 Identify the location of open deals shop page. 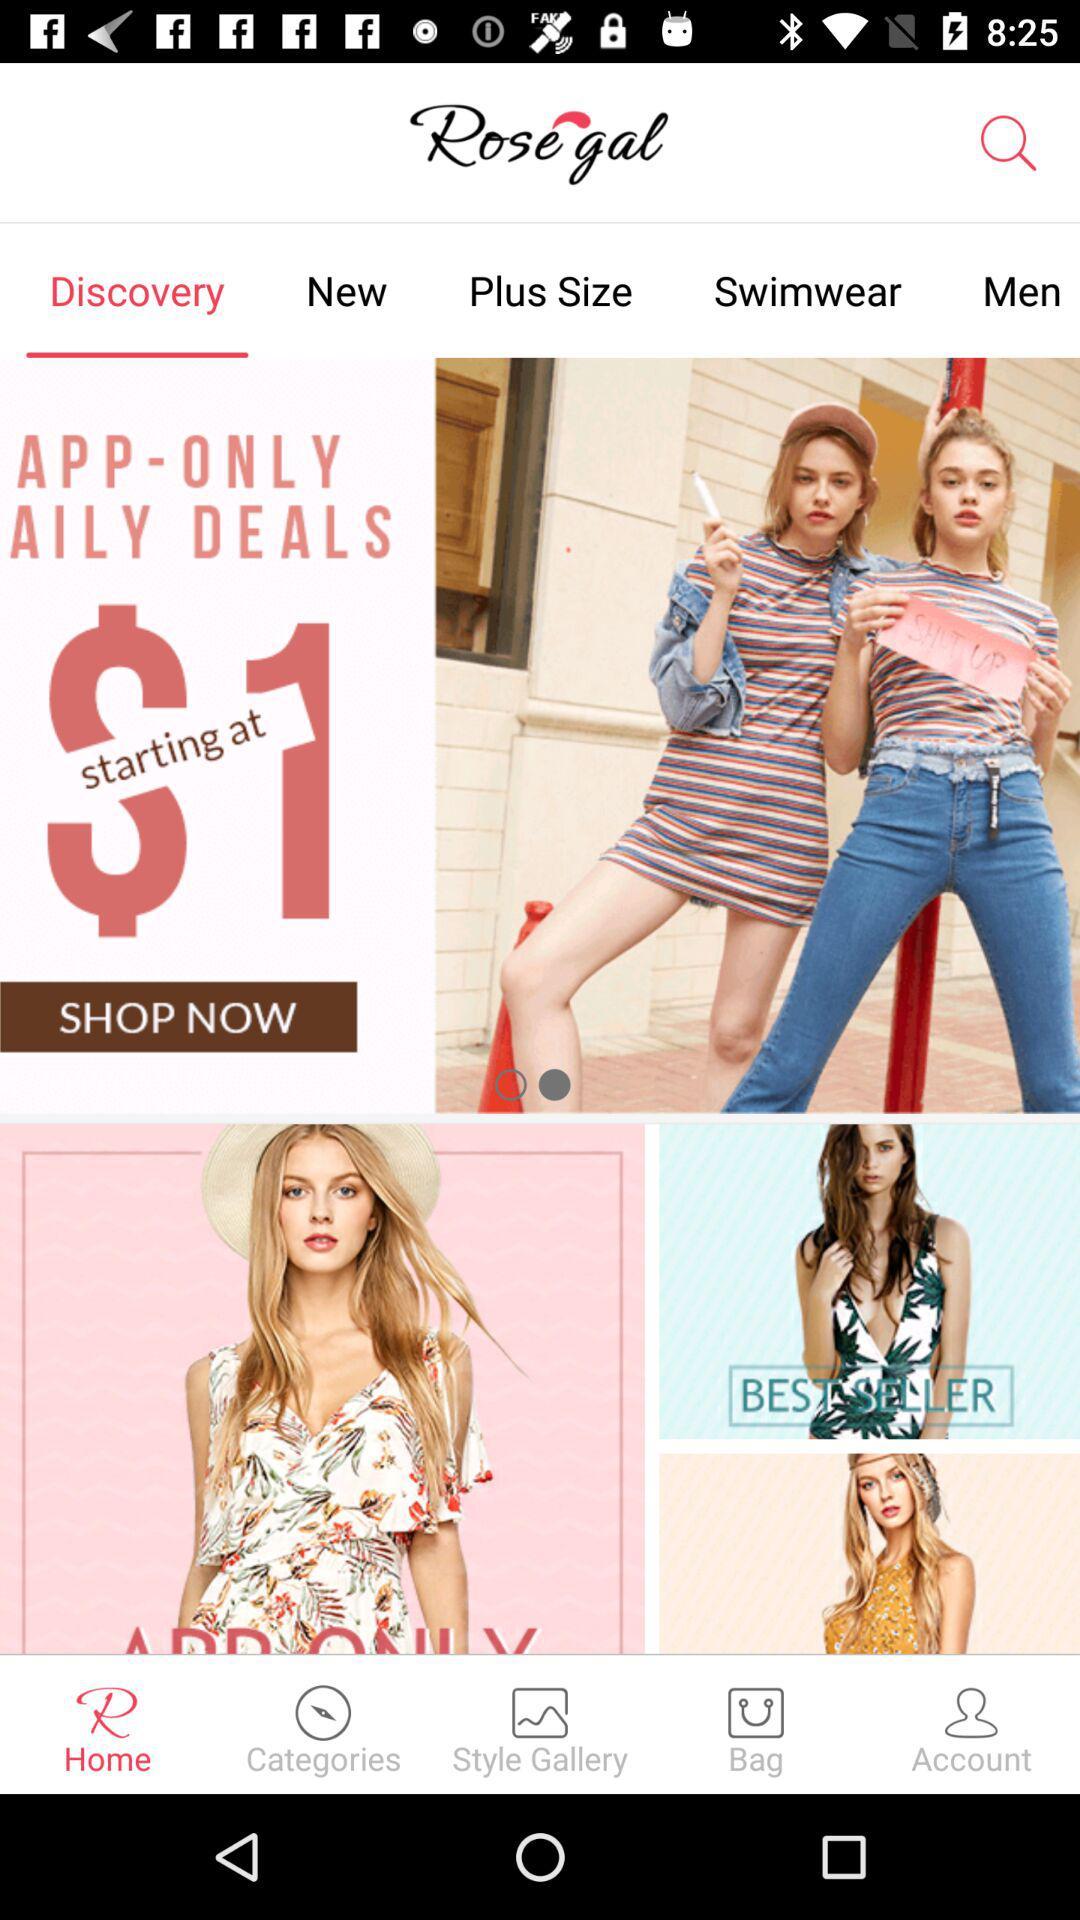
(540, 734).